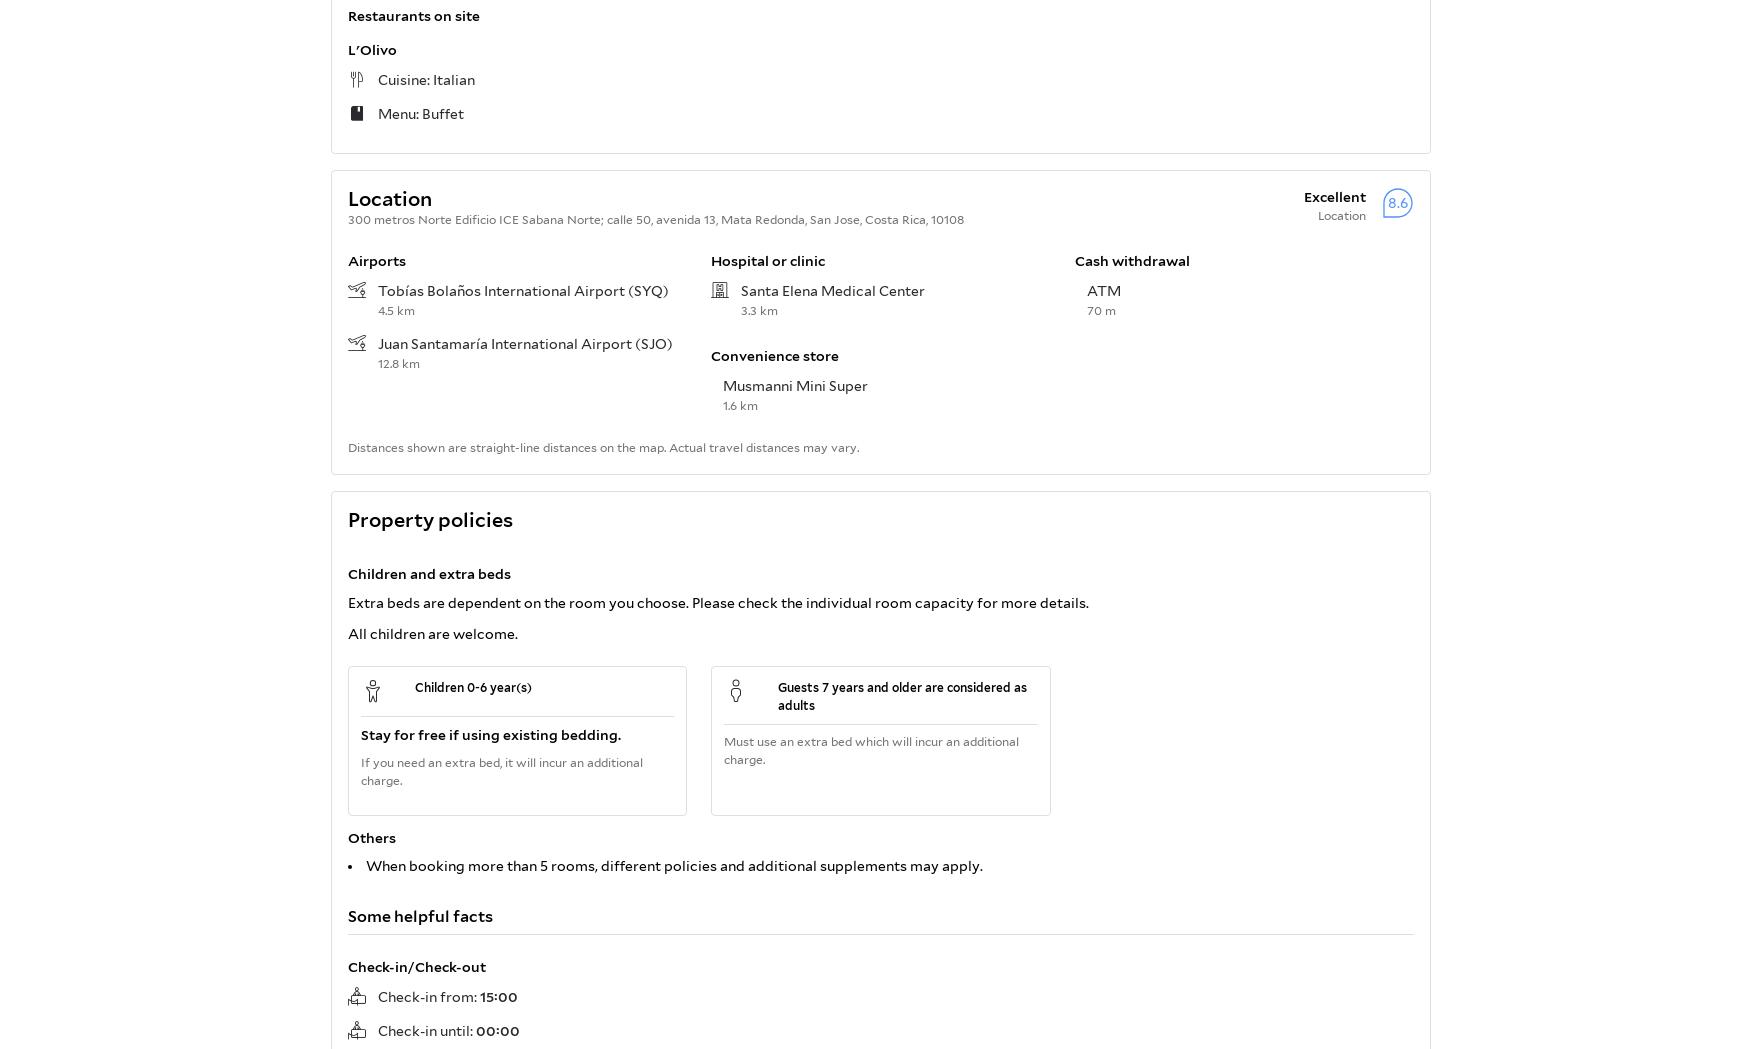 This screenshot has height=1049, width=1762. What do you see at coordinates (429, 571) in the screenshot?
I see `'Children and extra beds'` at bounding box center [429, 571].